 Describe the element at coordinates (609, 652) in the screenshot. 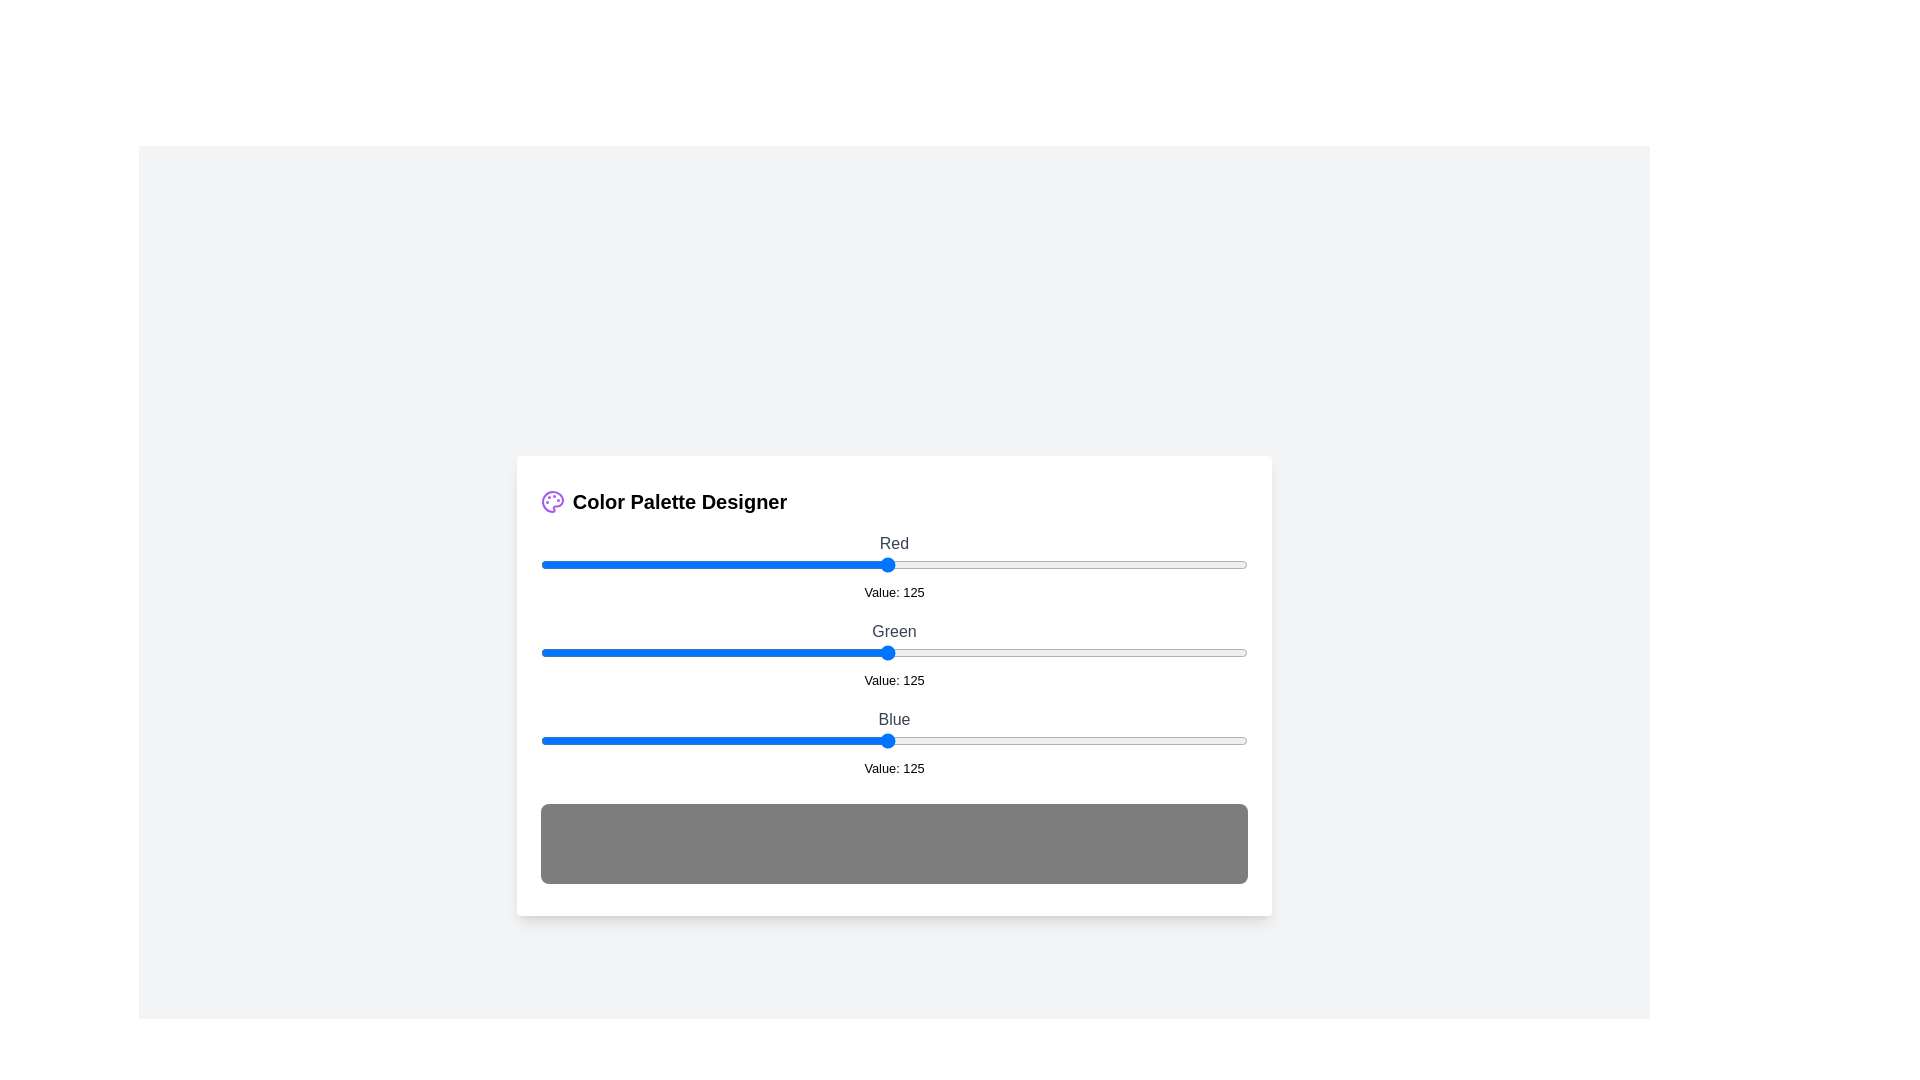

I see `the 1 slider to 25 to observe the updated color preview` at that location.